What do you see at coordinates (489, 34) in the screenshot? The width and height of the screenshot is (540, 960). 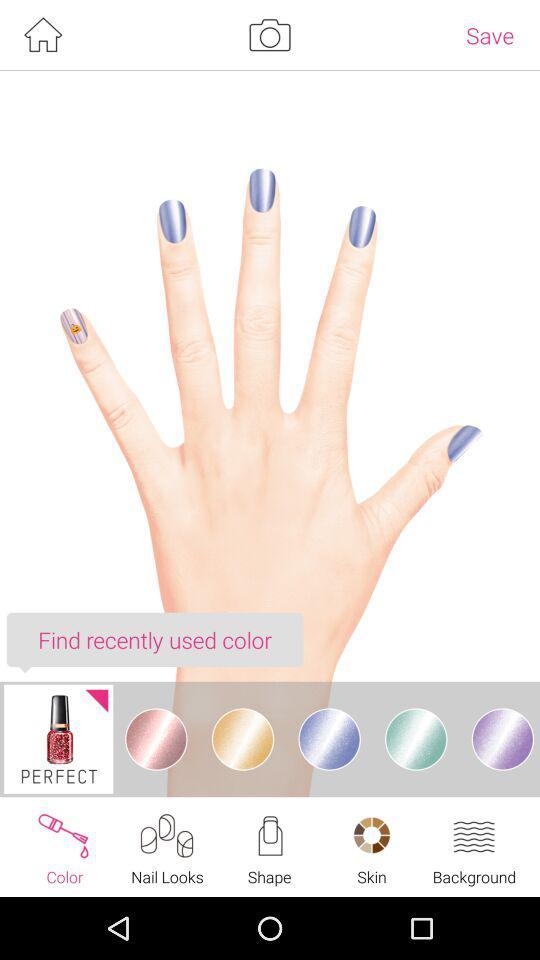 I see `the save` at bounding box center [489, 34].